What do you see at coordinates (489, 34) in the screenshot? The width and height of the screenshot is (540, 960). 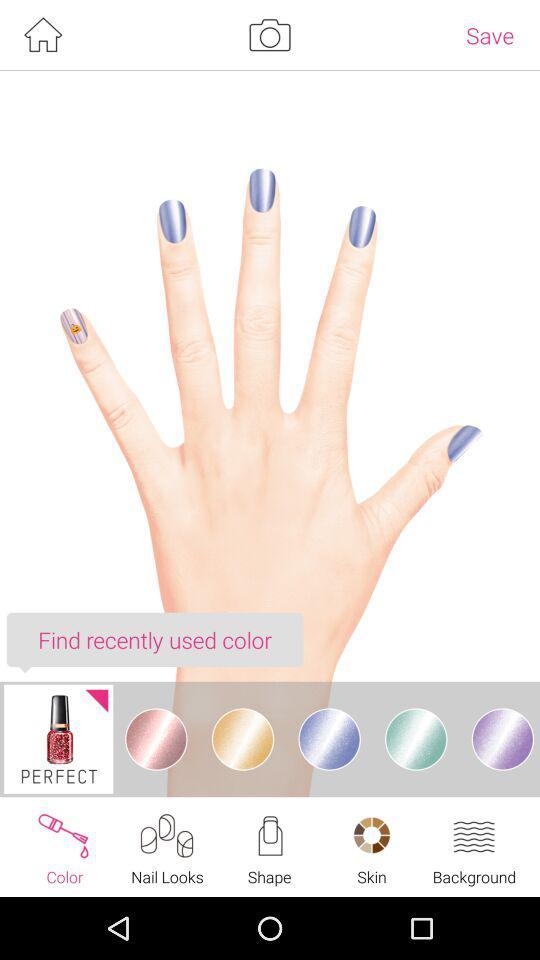 I see `the save` at bounding box center [489, 34].